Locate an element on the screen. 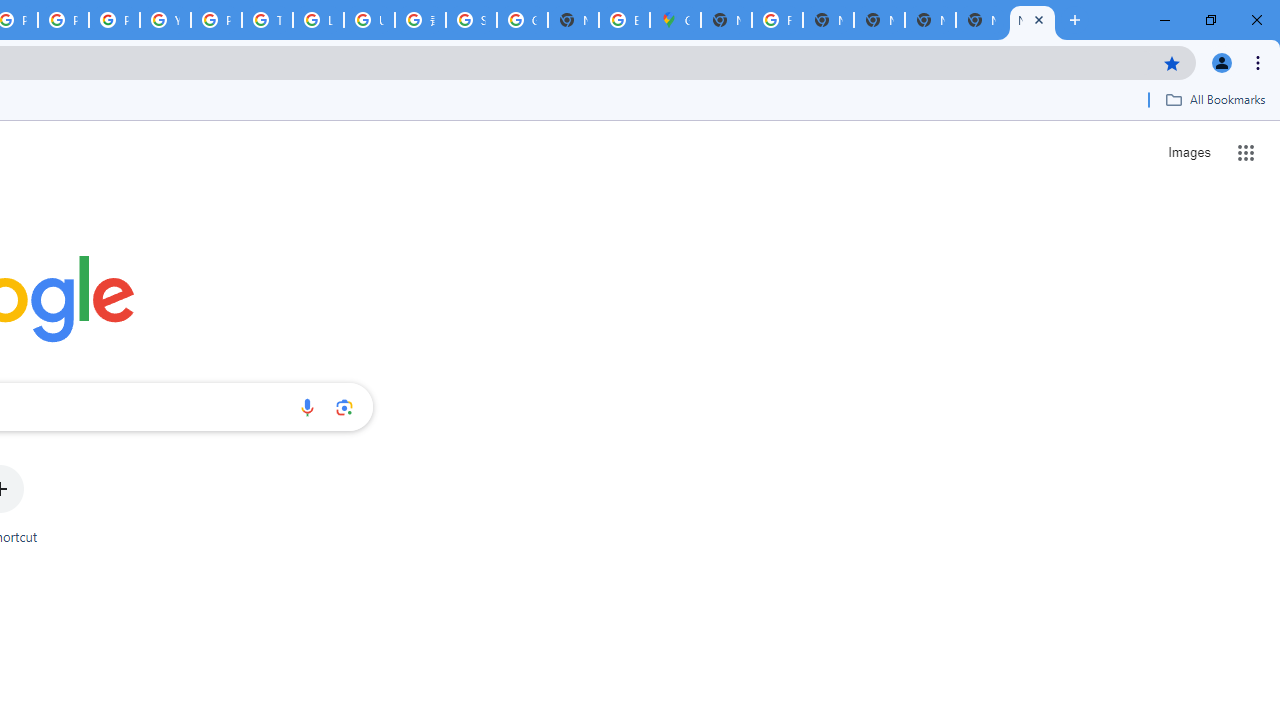  'Google Maps' is located at coordinates (675, 20).